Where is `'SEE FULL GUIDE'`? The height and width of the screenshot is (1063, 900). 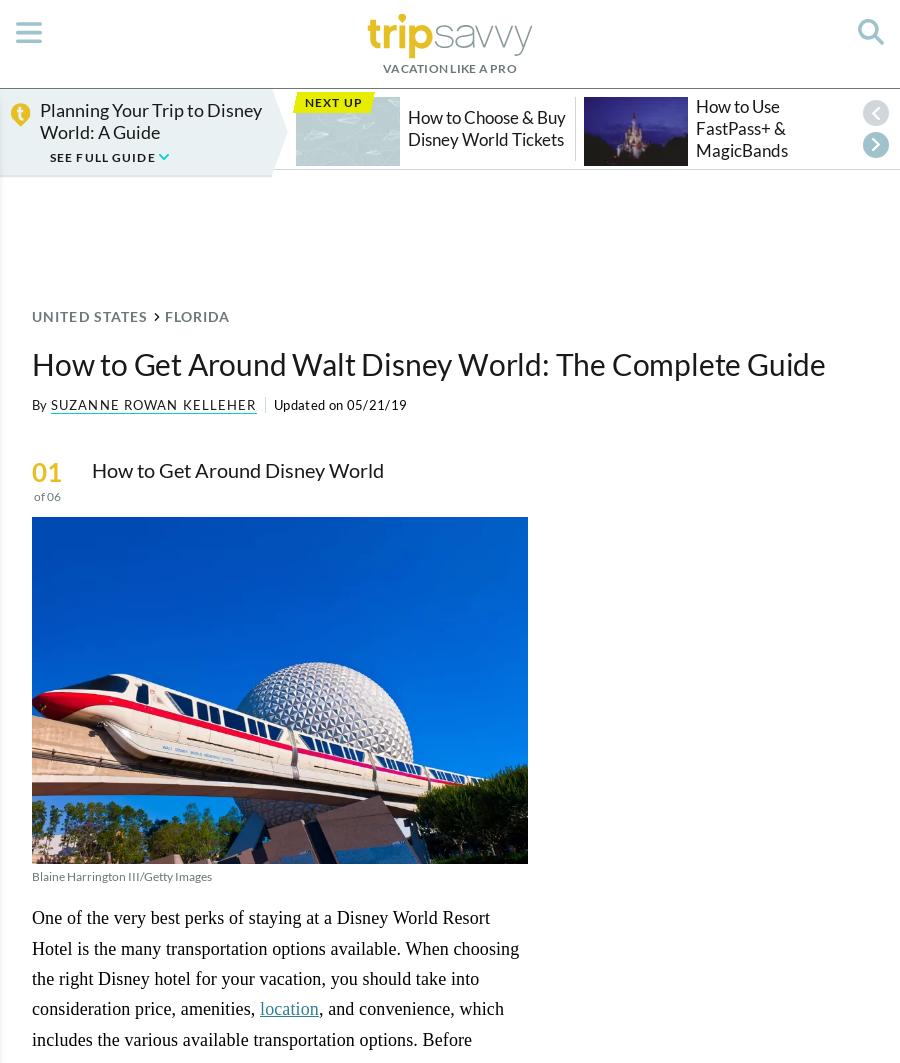
'SEE FULL GUIDE' is located at coordinates (103, 157).